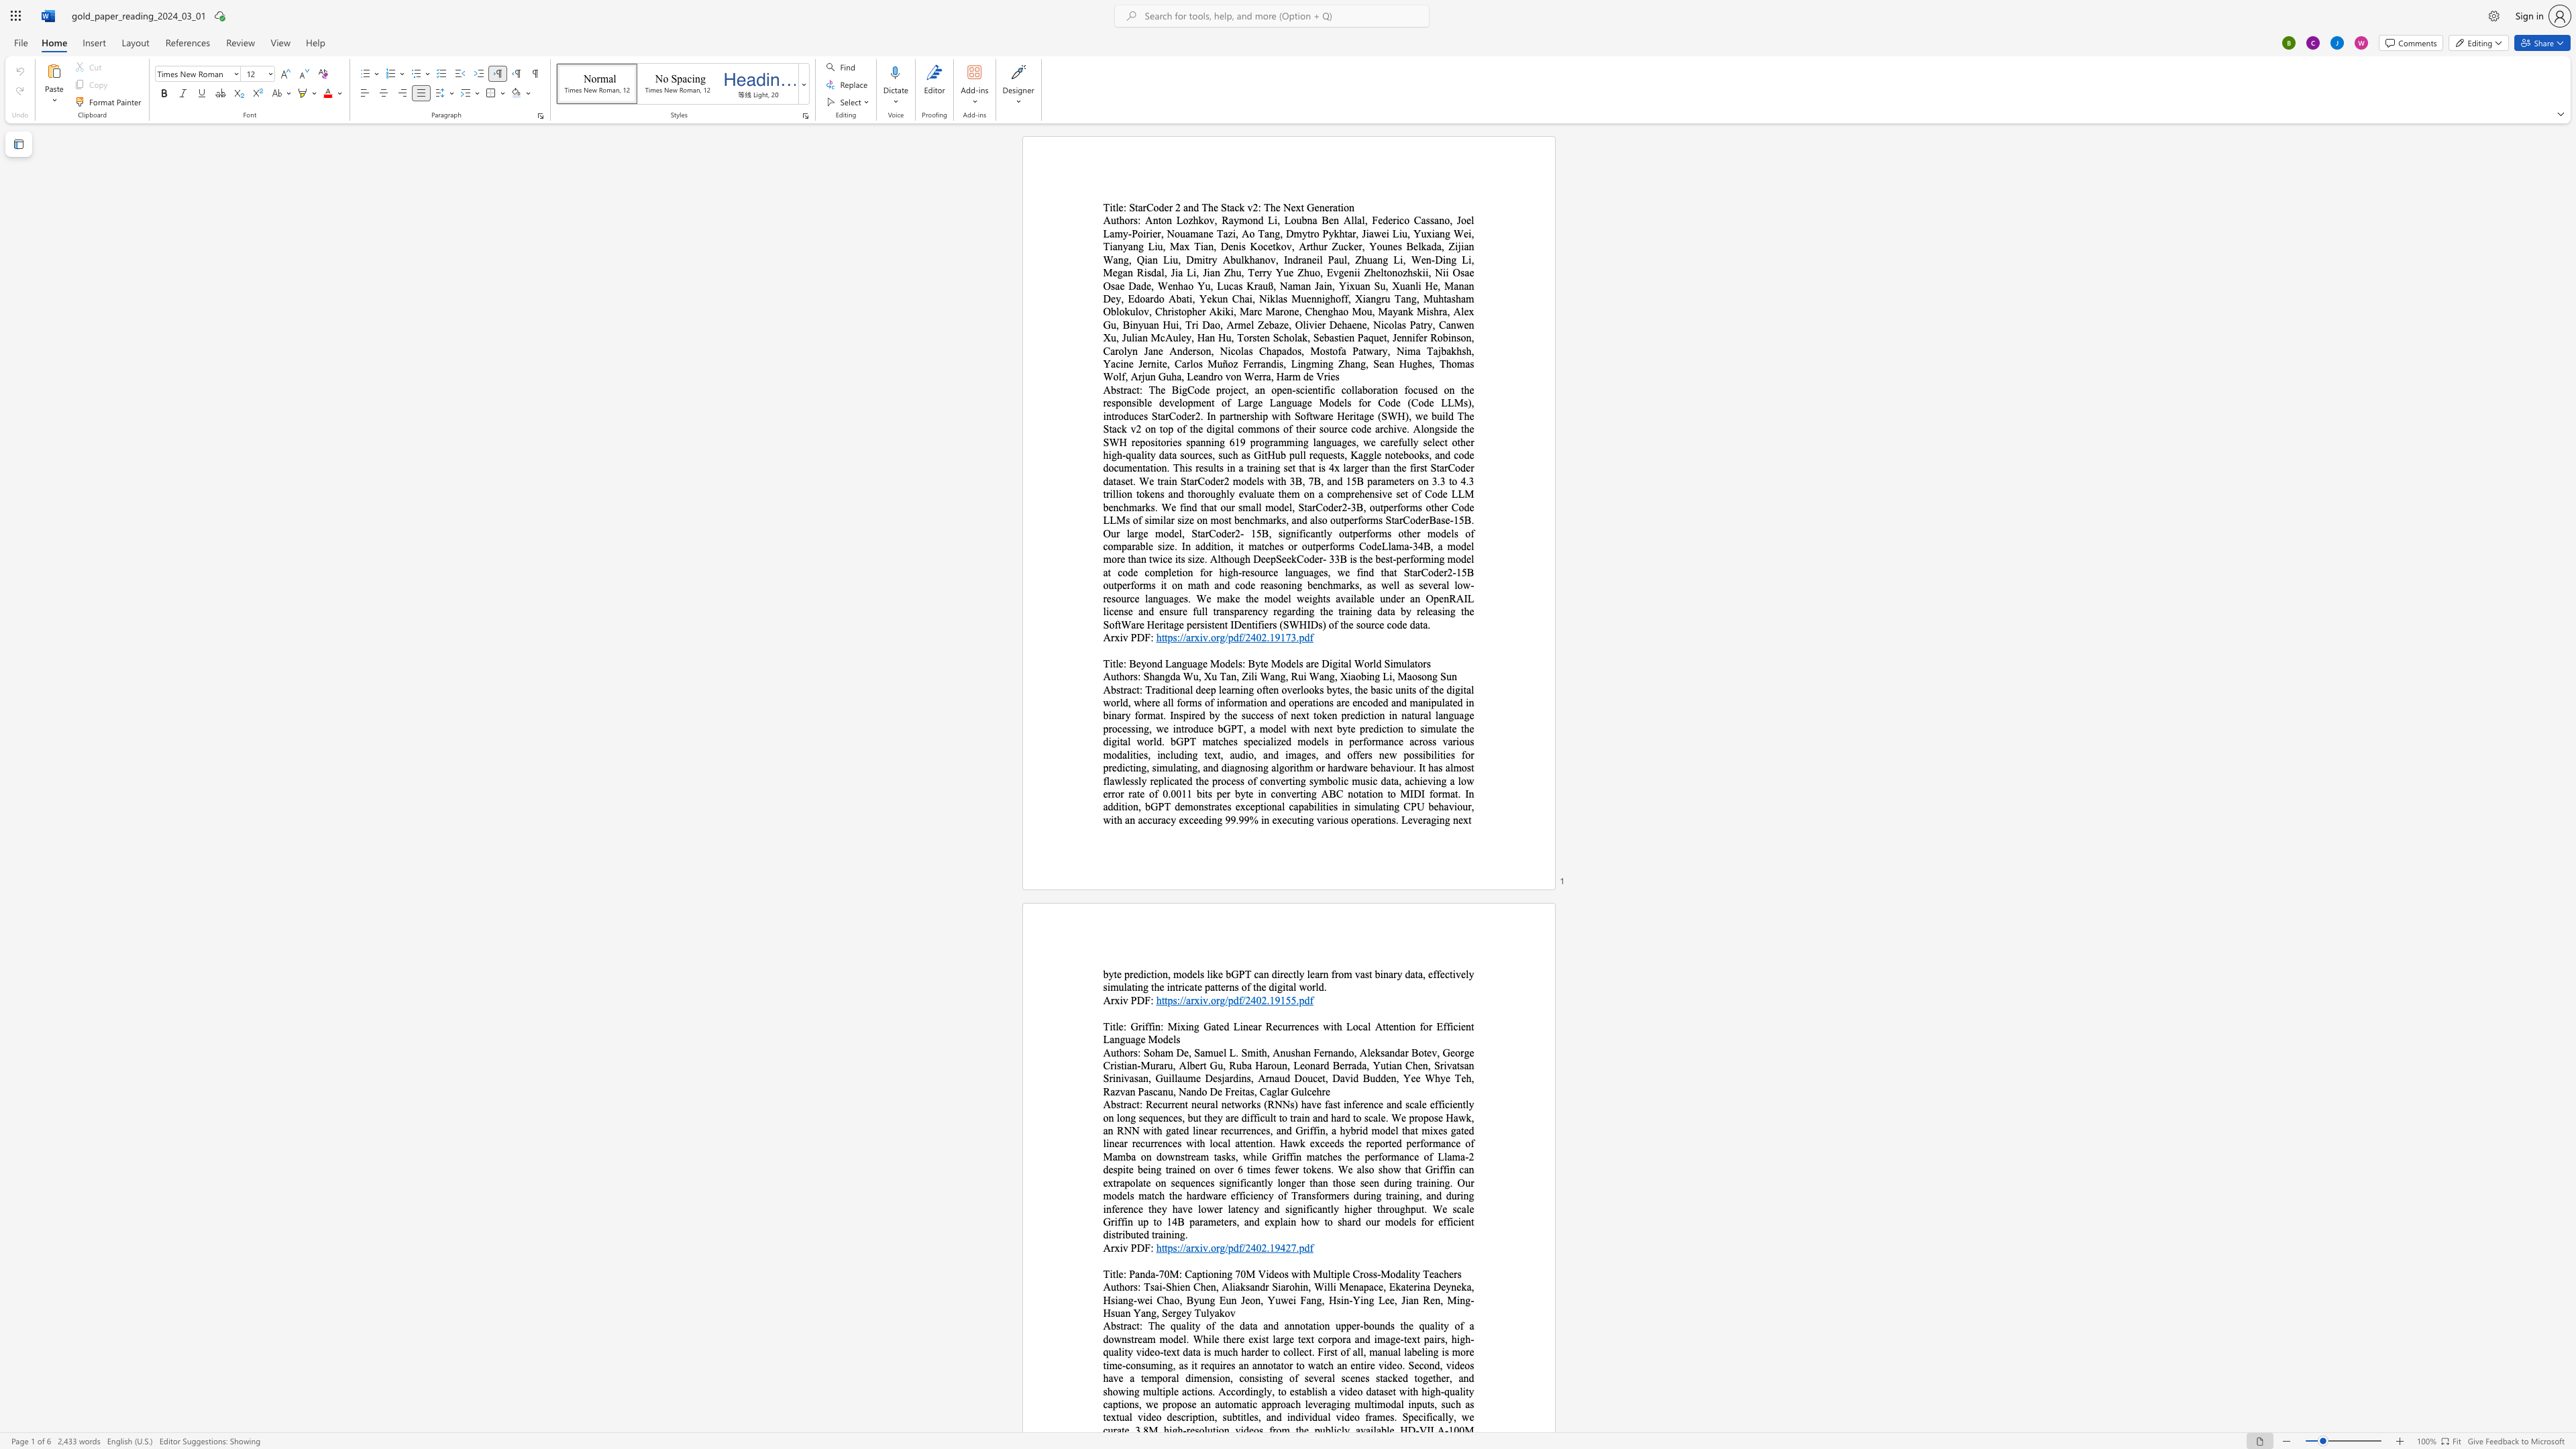  What do you see at coordinates (1118, 689) in the screenshot?
I see `the 1th character "s" in the text` at bounding box center [1118, 689].